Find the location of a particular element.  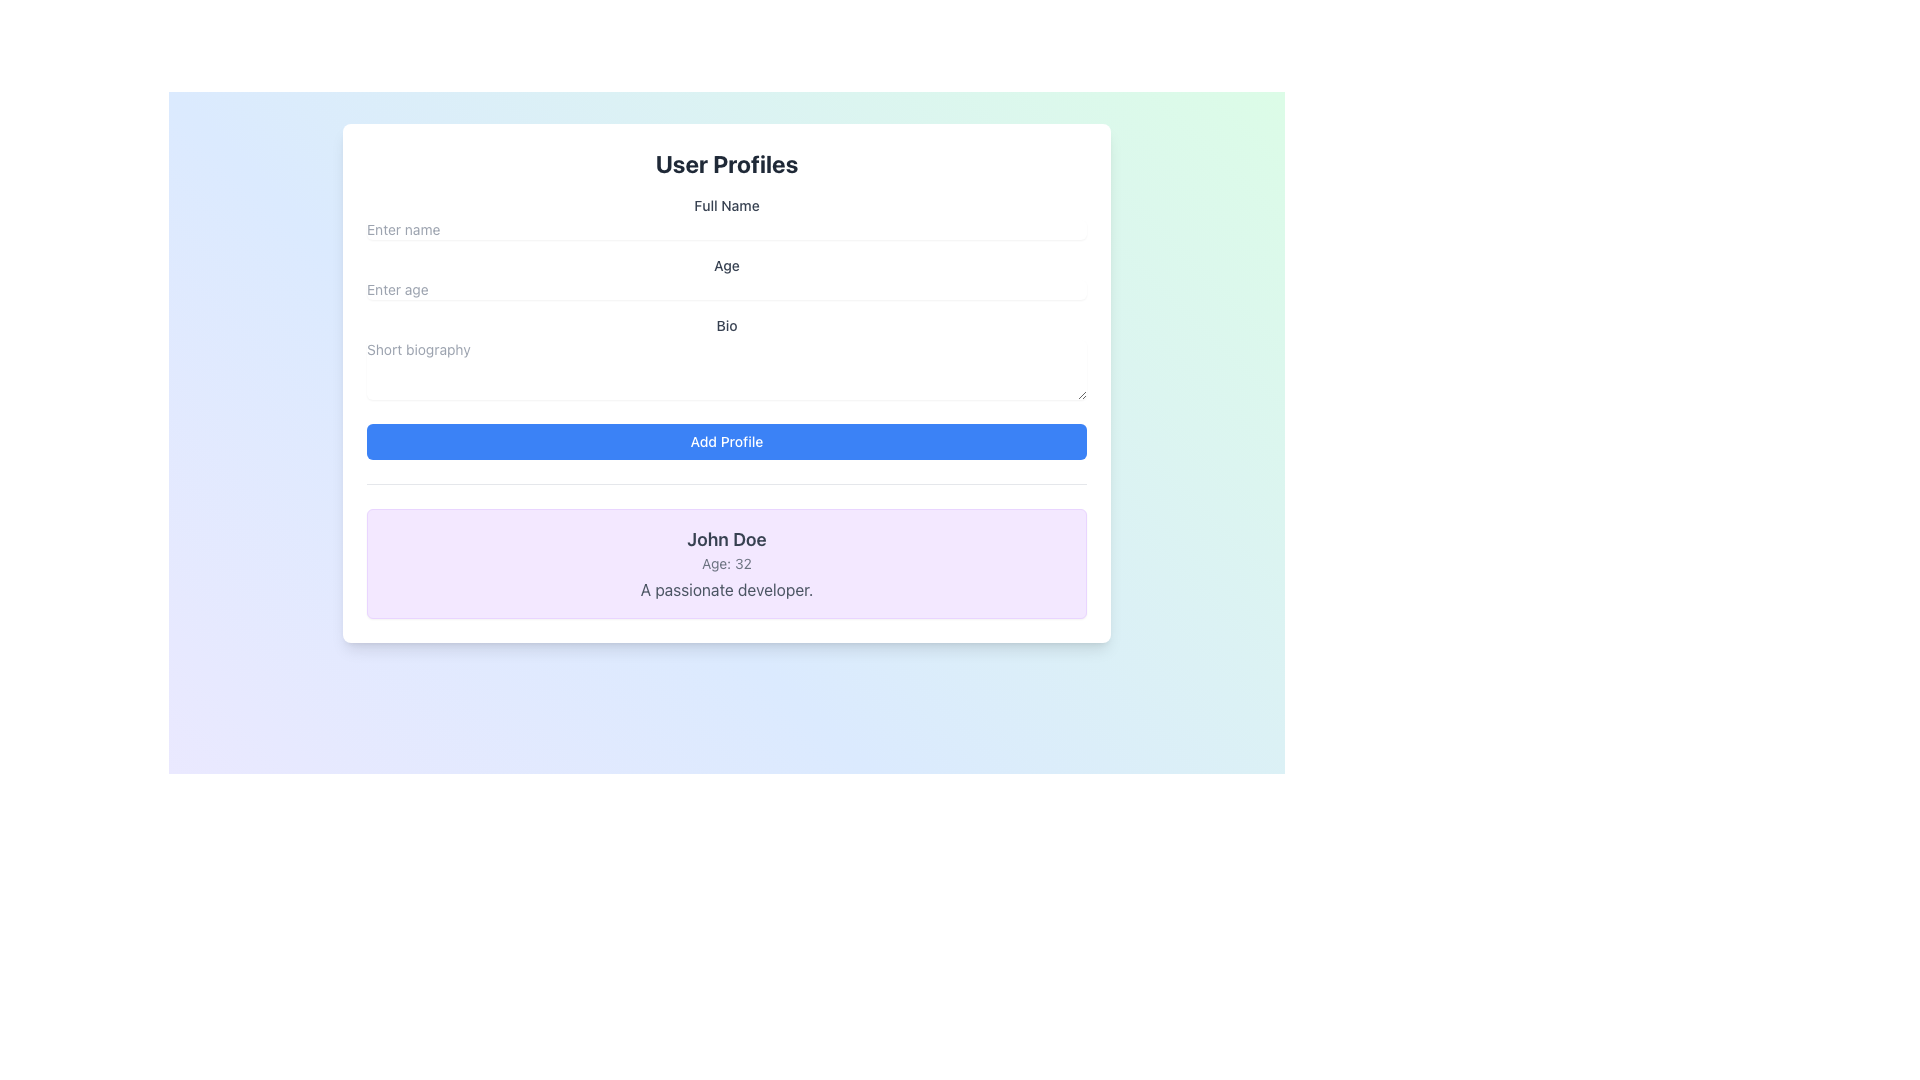

into the Labeled Text Input Field for full name entry, which is located beneath the 'User Profiles' header and above the 'Age' input field is located at coordinates (725, 218).